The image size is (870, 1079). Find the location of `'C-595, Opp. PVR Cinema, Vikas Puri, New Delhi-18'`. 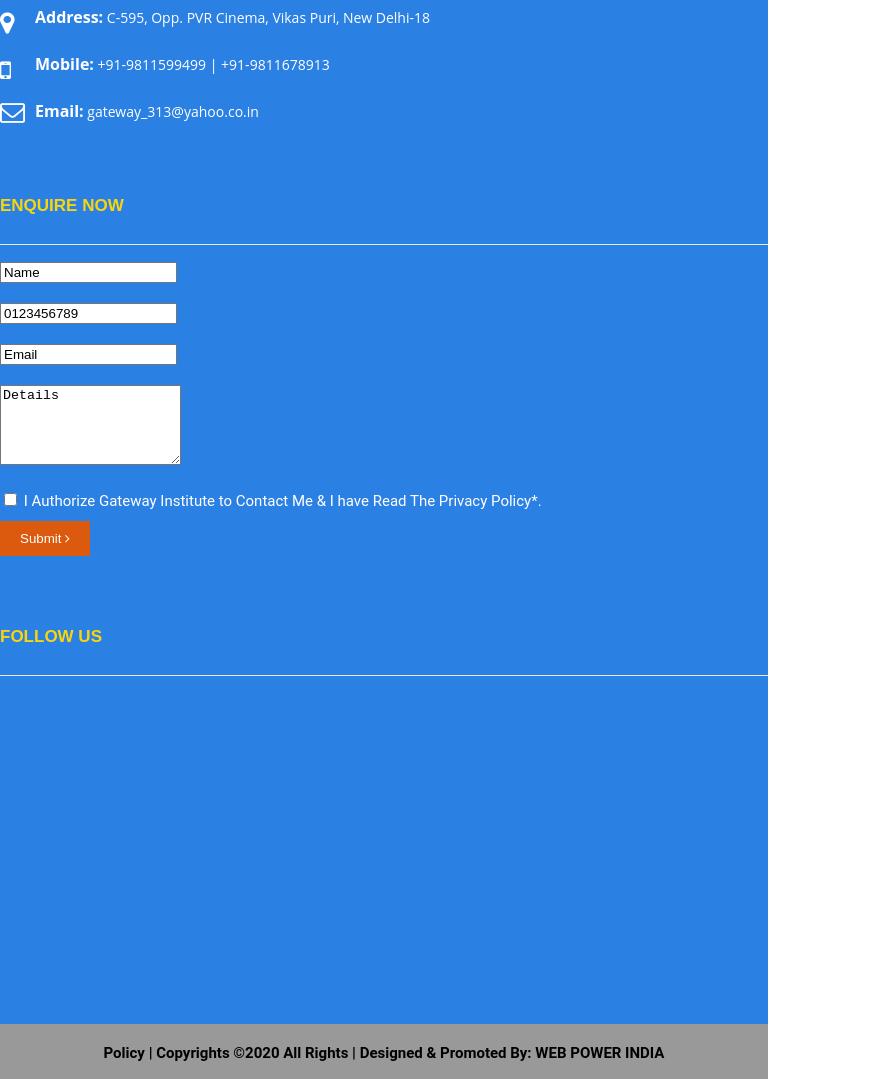

'C-595, Opp. PVR Cinema, Vikas Puri, New Delhi-18' is located at coordinates (265, 17).